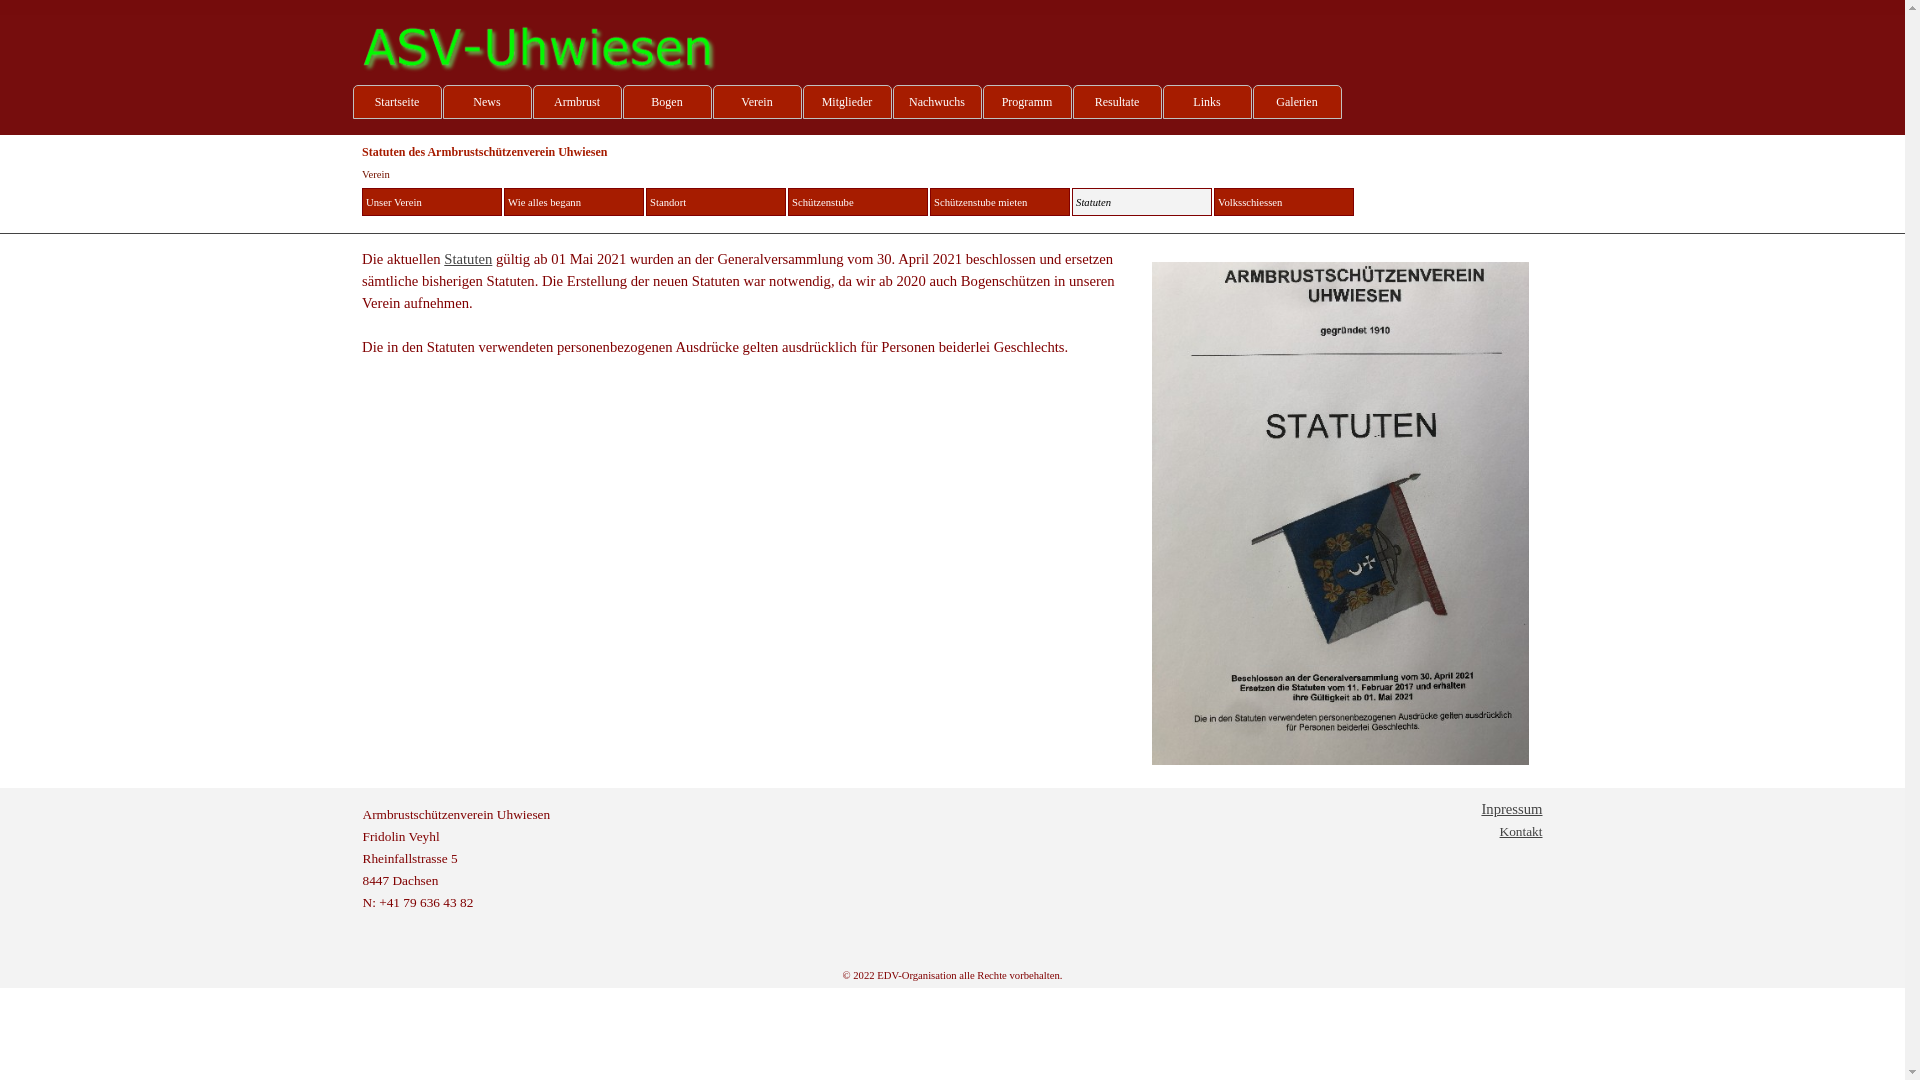 This screenshot has width=1920, height=1080. Describe the element at coordinates (1511, 808) in the screenshot. I see `'Inpressum'` at that location.